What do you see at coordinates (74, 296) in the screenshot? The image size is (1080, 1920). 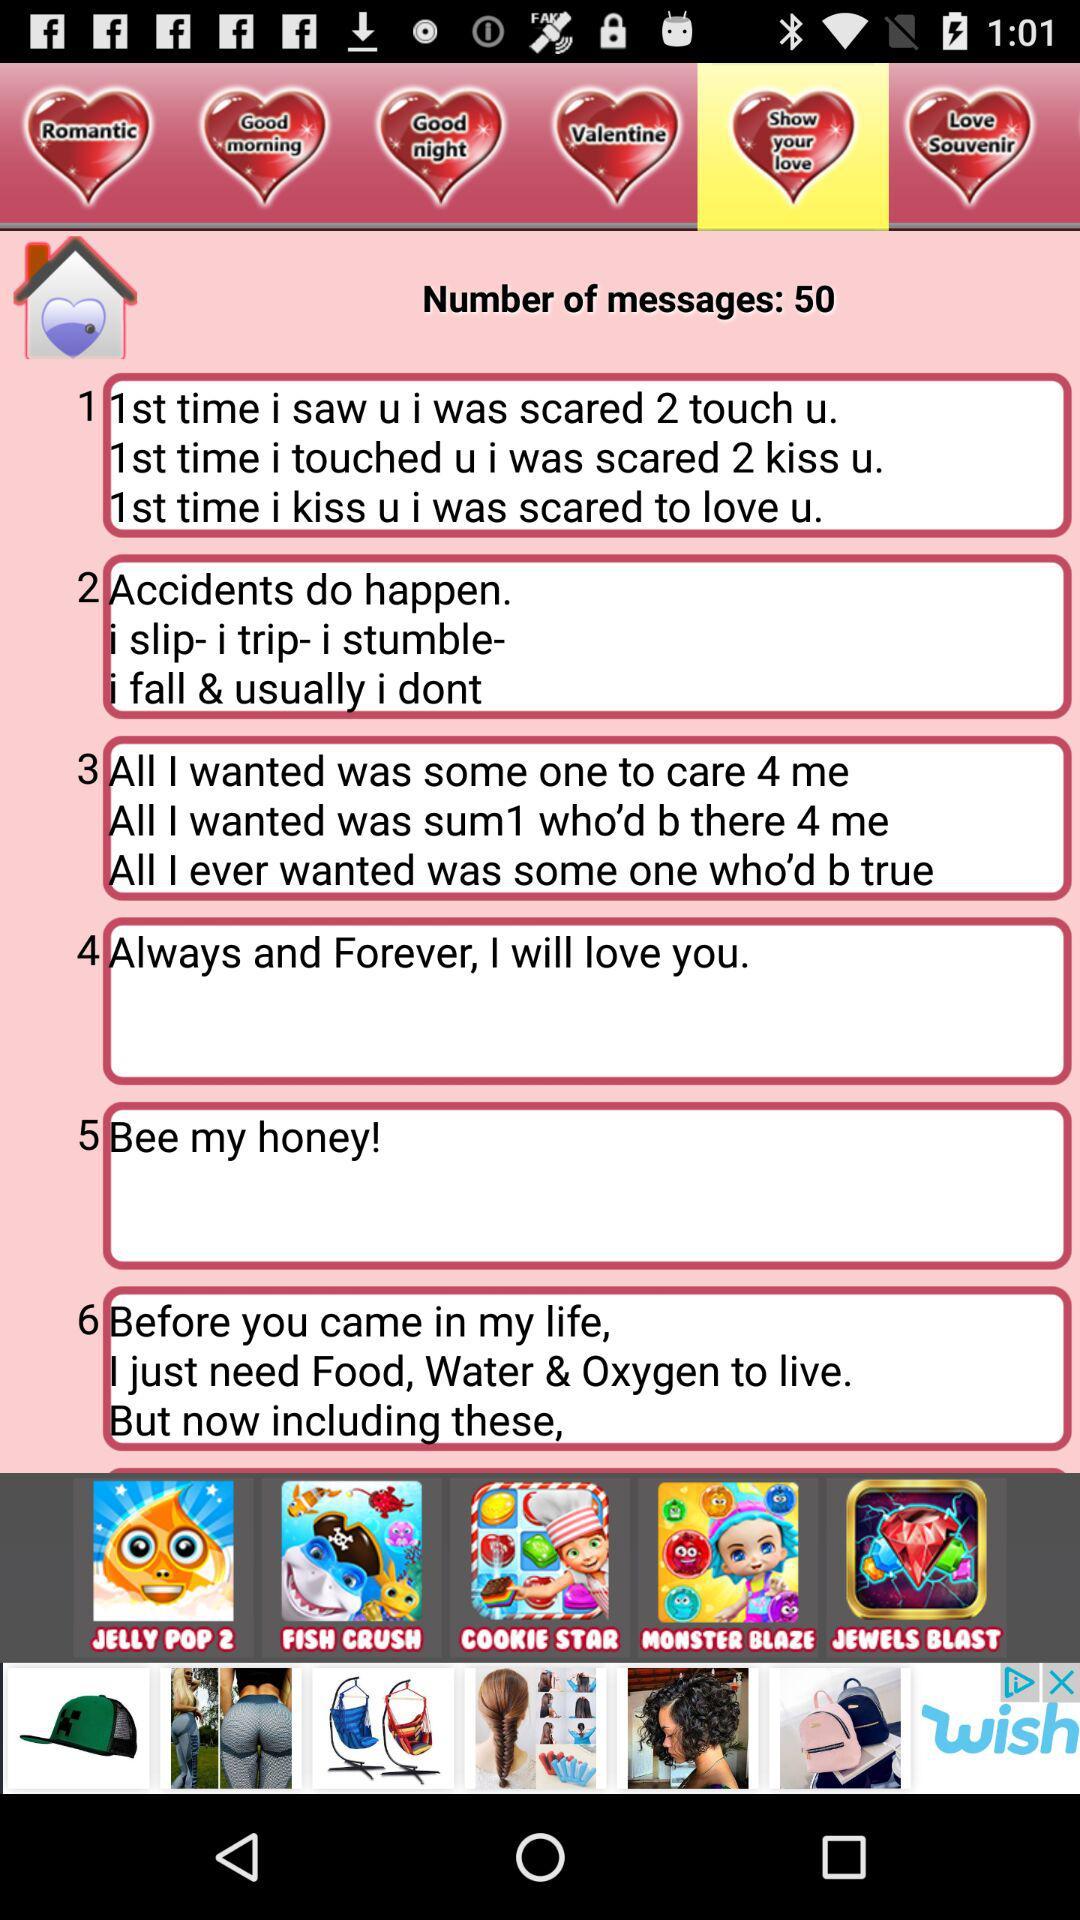 I see `messages box` at bounding box center [74, 296].